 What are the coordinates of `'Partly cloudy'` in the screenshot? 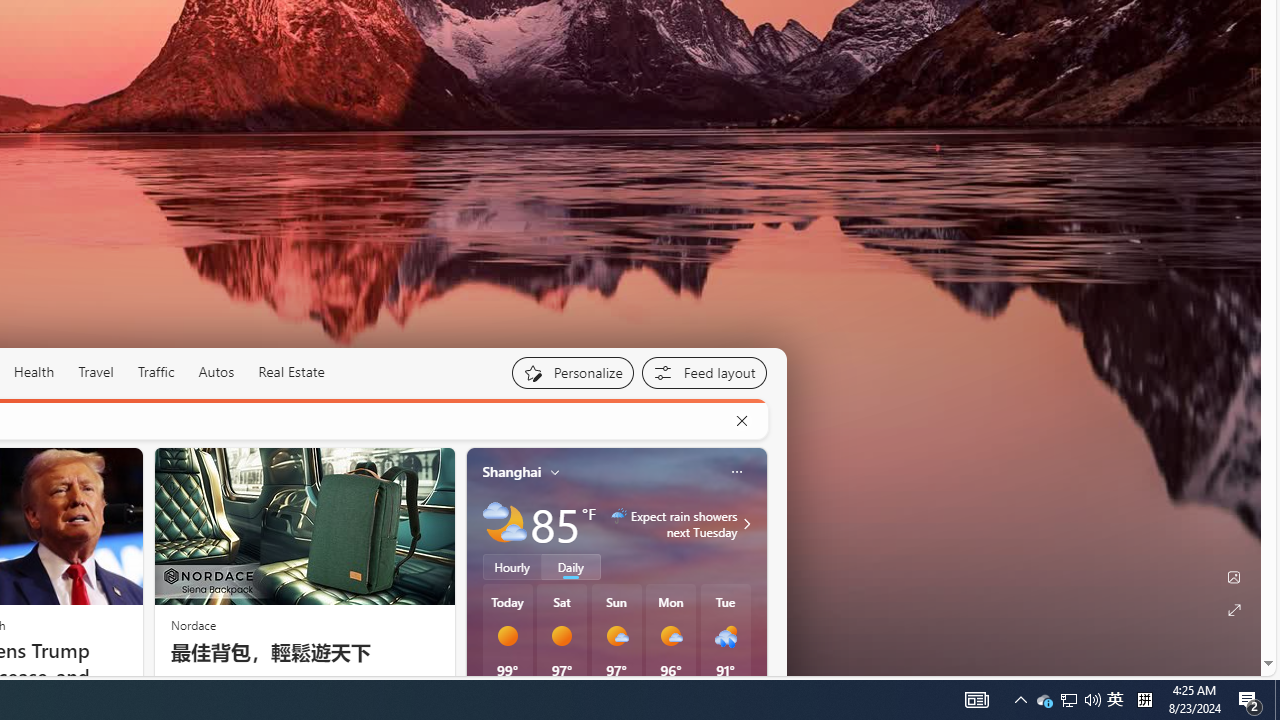 It's located at (504, 522).